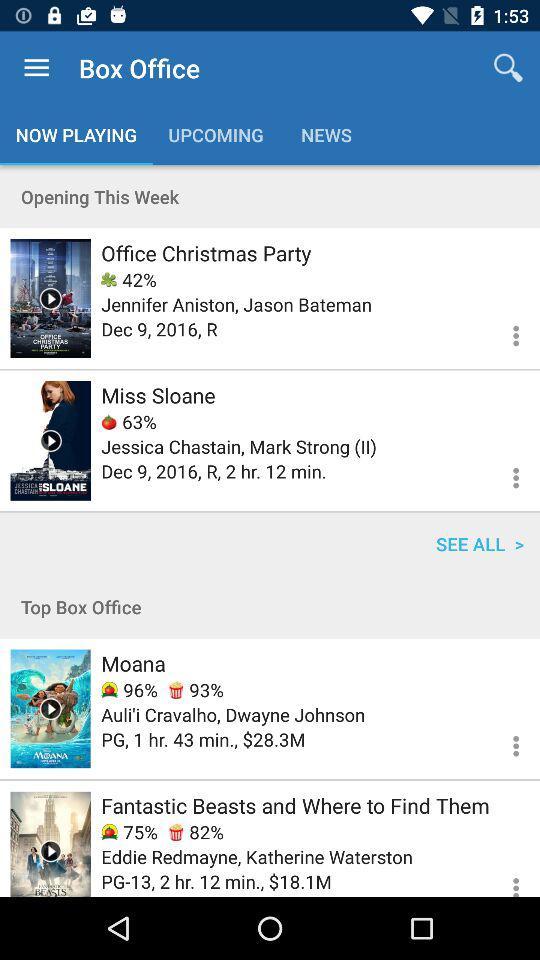  I want to click on movie listed, so click(50, 708).